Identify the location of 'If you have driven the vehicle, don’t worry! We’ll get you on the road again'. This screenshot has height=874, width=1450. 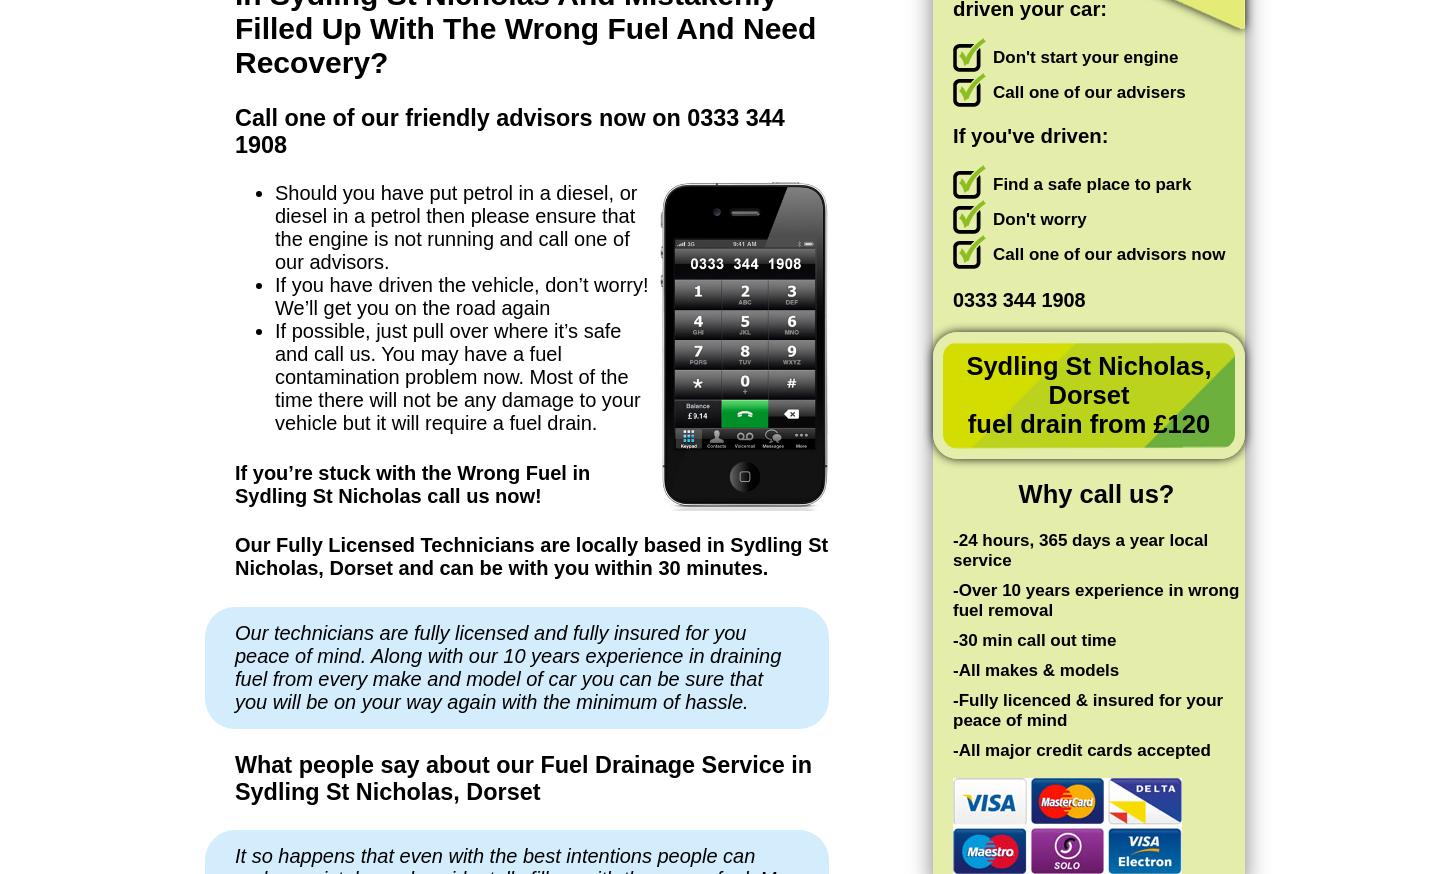
(460, 294).